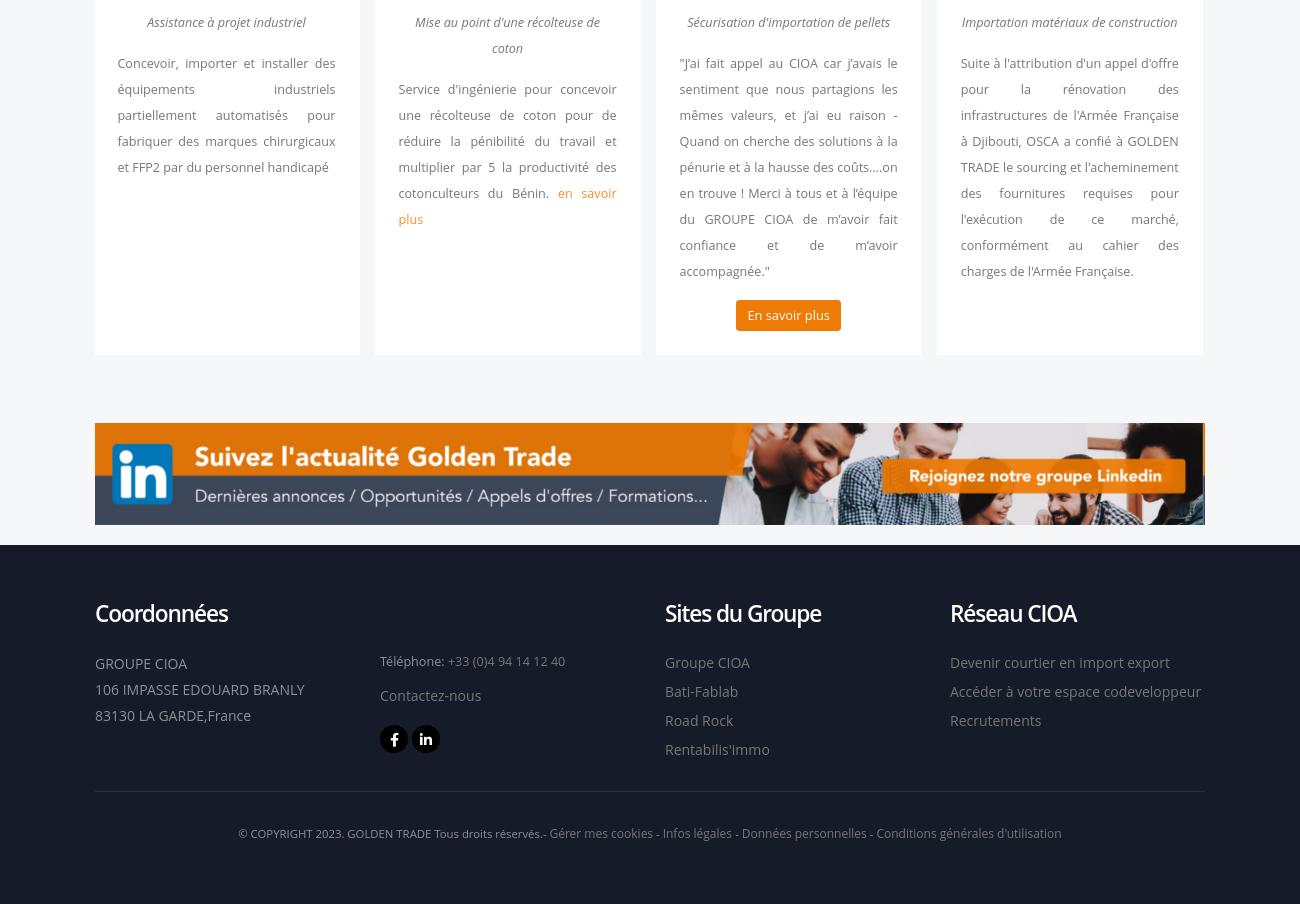 This screenshot has height=904, width=1300. Describe the element at coordinates (173, 713) in the screenshot. I see `'83130 LA GARDE,France'` at that location.